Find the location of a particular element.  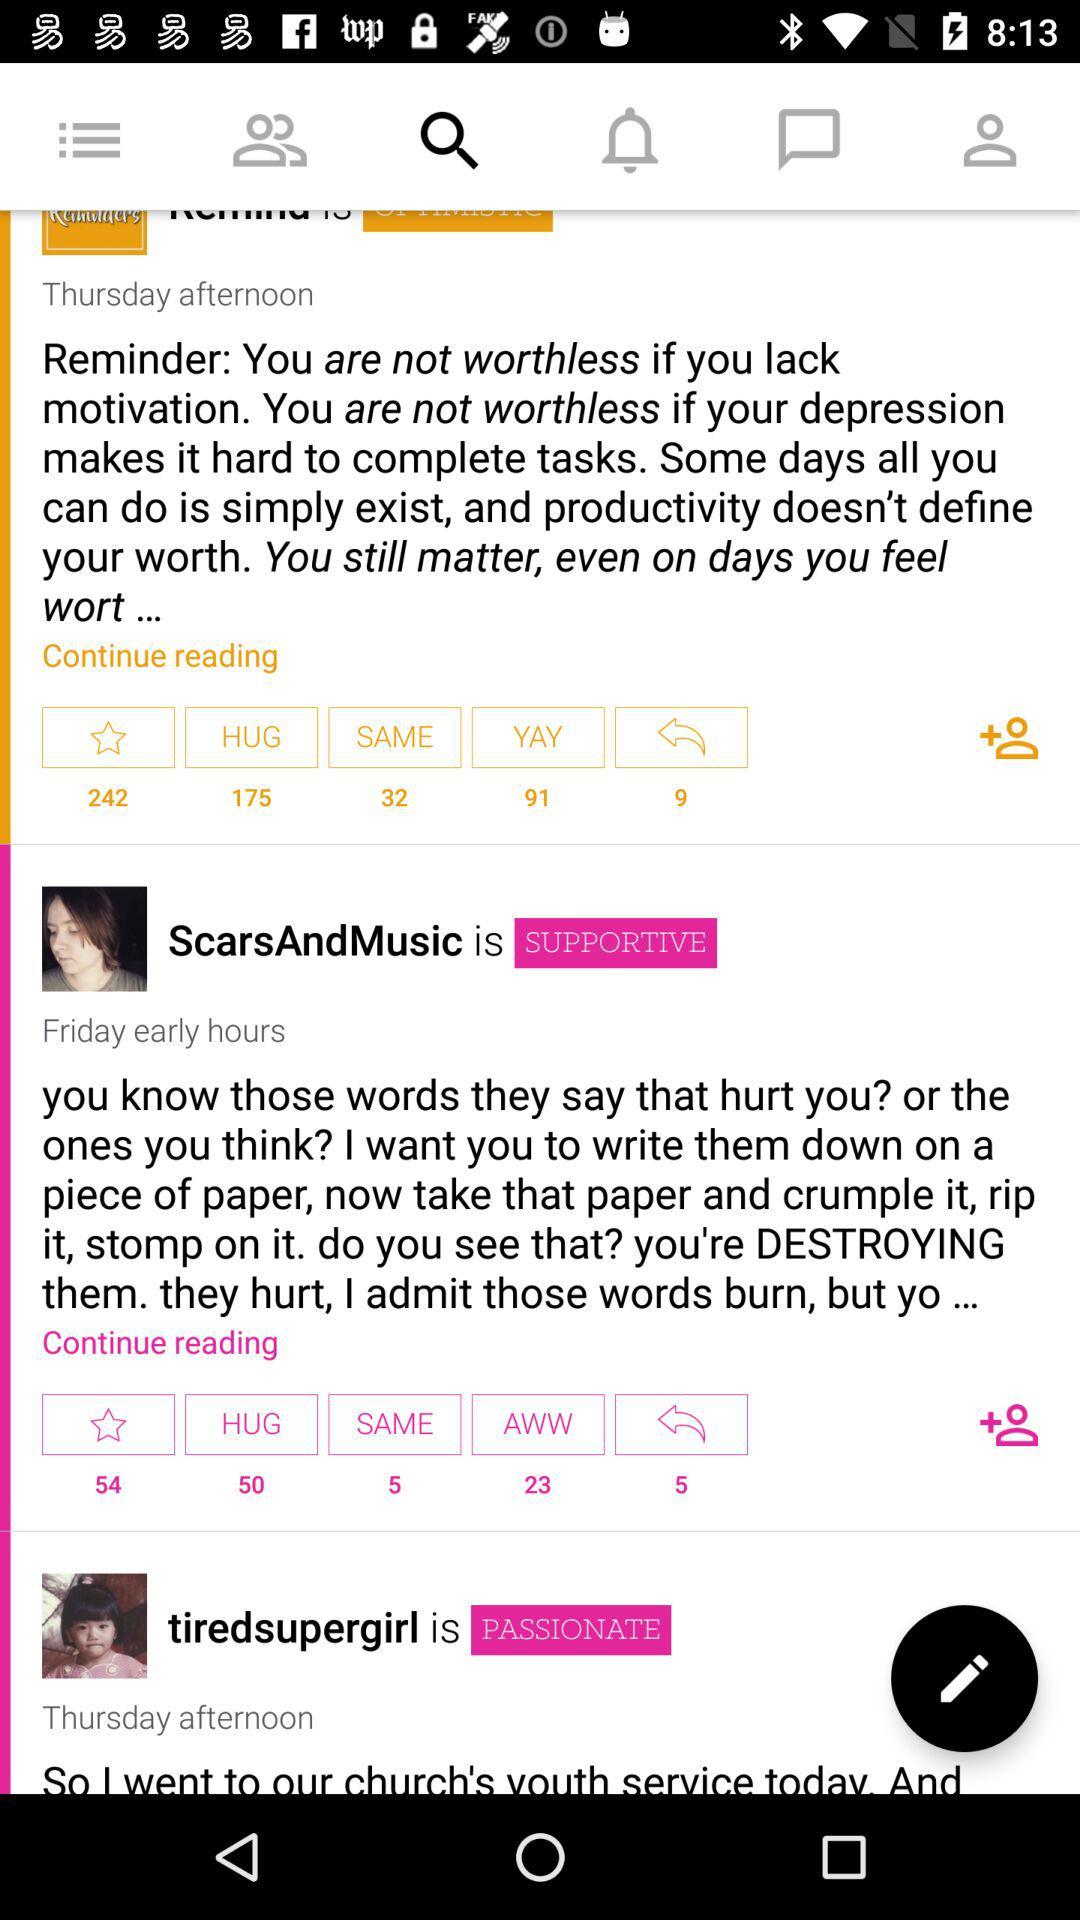

the item above friday early hours is located at coordinates (614, 942).